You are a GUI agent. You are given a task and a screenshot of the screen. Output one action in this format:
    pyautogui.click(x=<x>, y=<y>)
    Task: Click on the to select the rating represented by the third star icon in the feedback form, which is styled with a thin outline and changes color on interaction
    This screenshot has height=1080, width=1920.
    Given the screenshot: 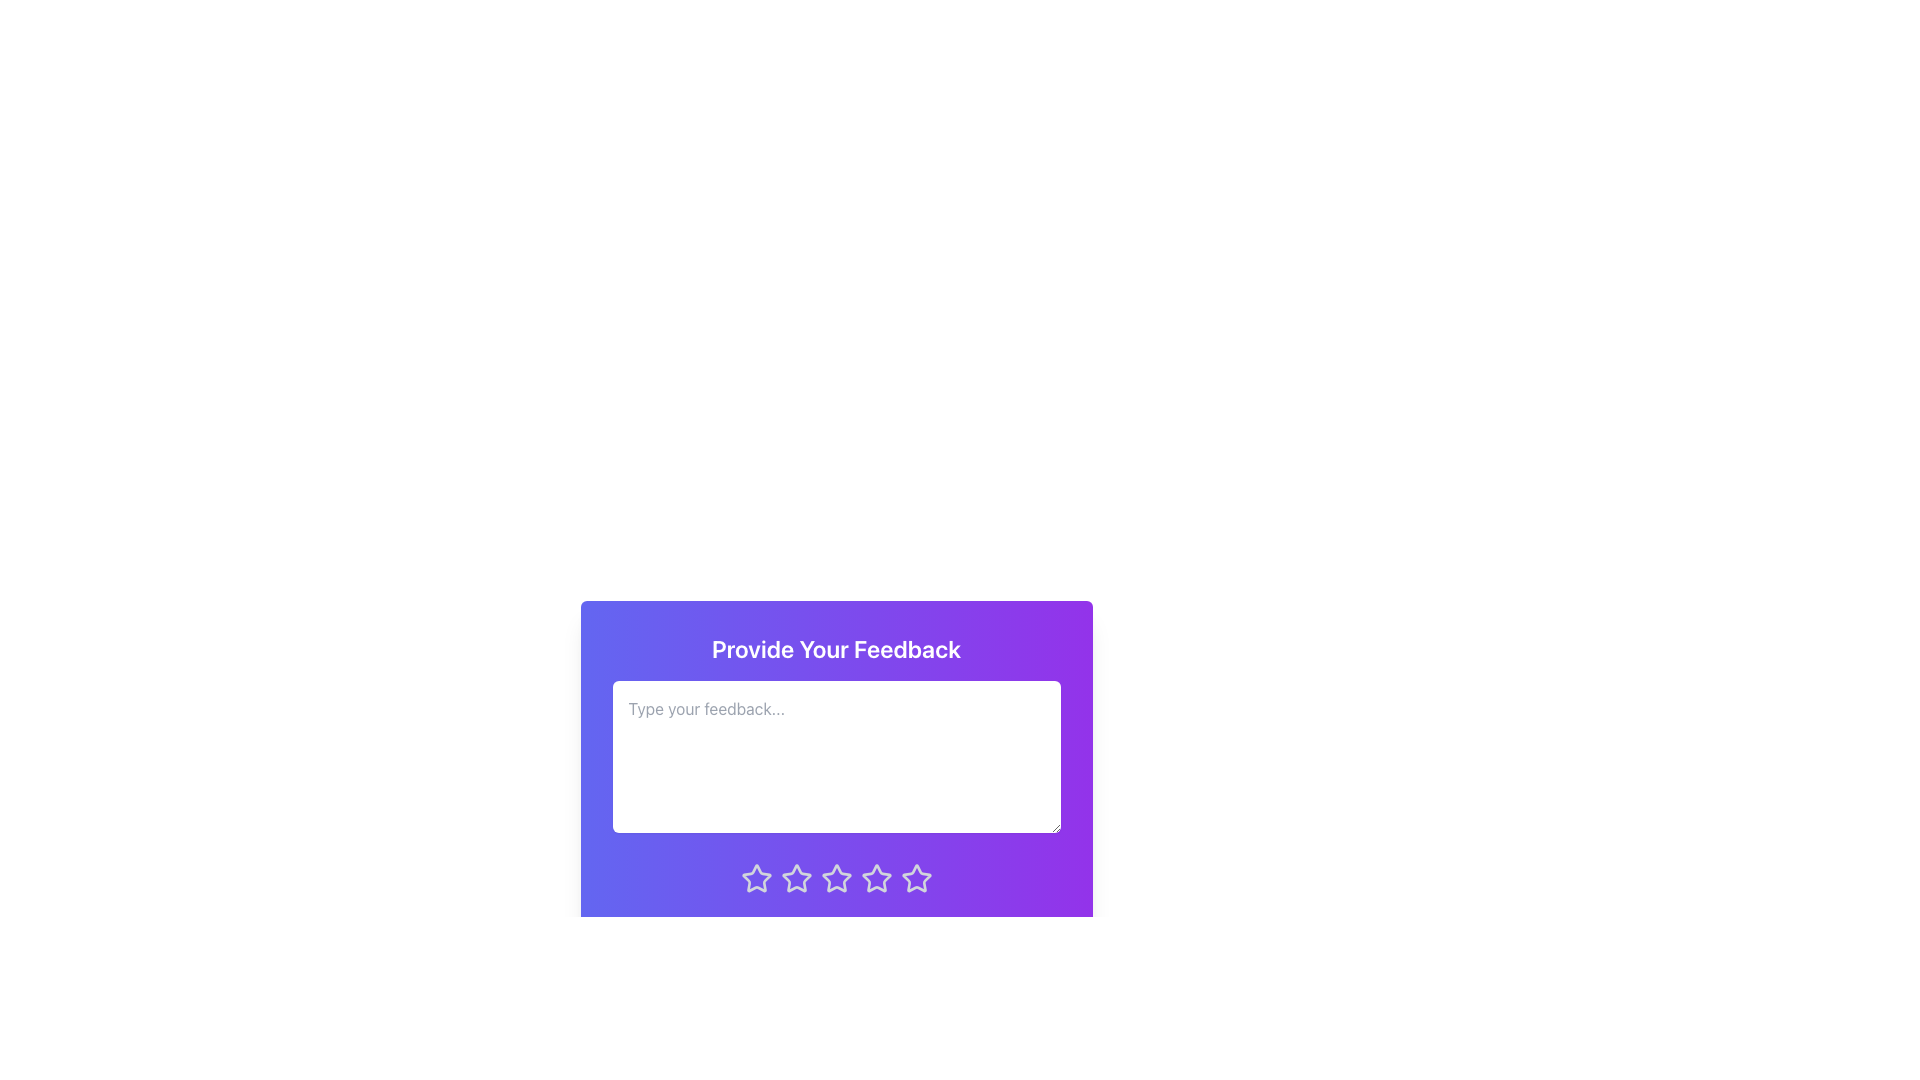 What is the action you would take?
    pyautogui.click(x=835, y=877)
    